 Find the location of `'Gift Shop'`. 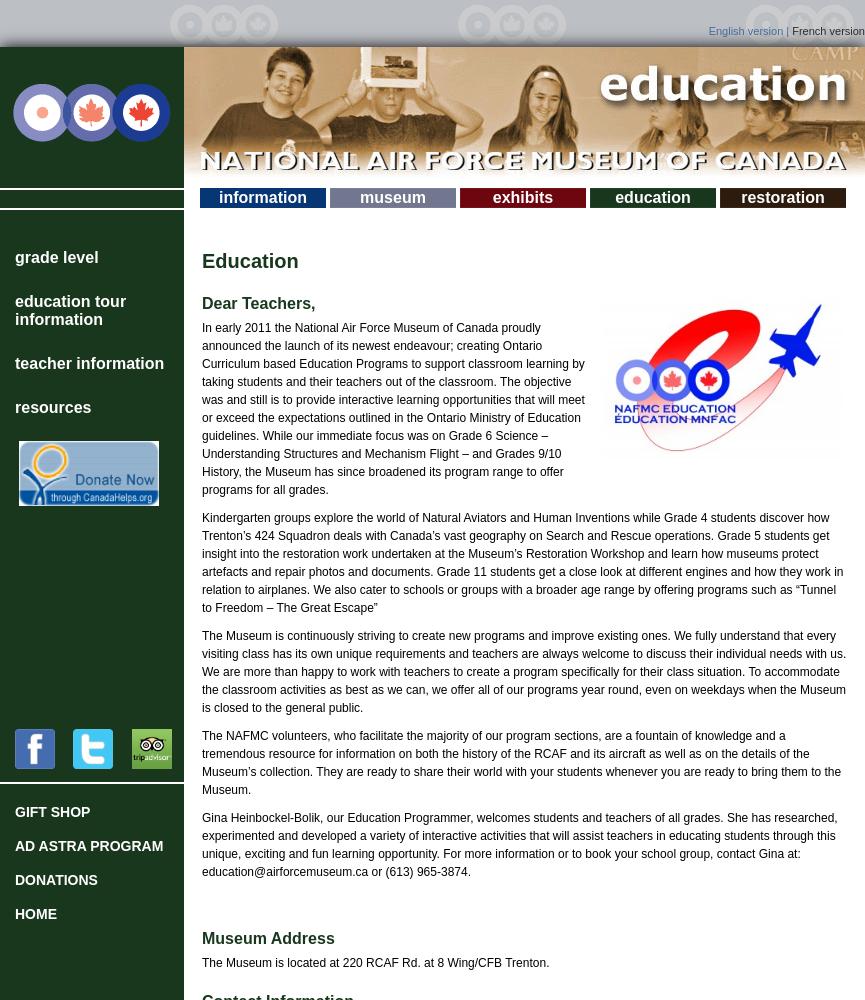

'Gift Shop' is located at coordinates (14, 812).